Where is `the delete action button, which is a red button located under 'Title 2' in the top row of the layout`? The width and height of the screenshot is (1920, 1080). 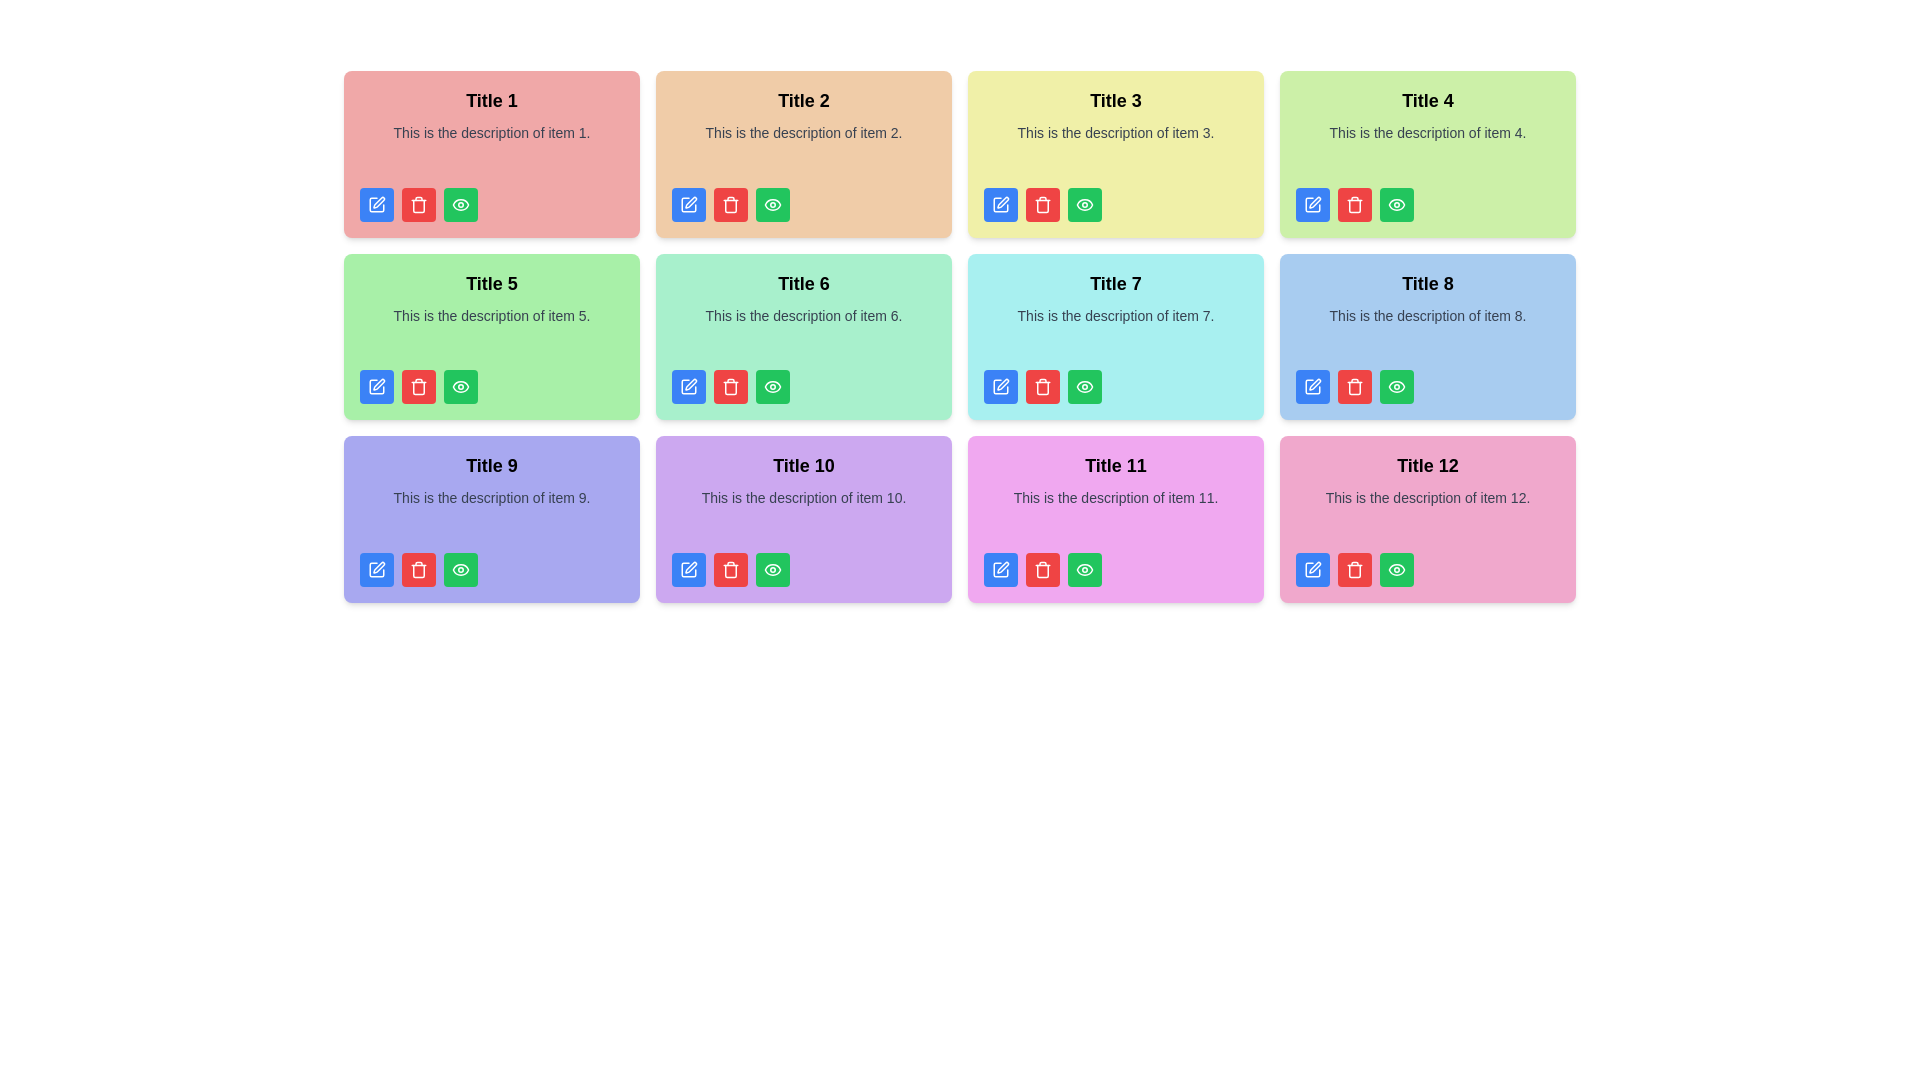
the delete action button, which is a red button located under 'Title 2' in the top row of the layout is located at coordinates (1041, 204).